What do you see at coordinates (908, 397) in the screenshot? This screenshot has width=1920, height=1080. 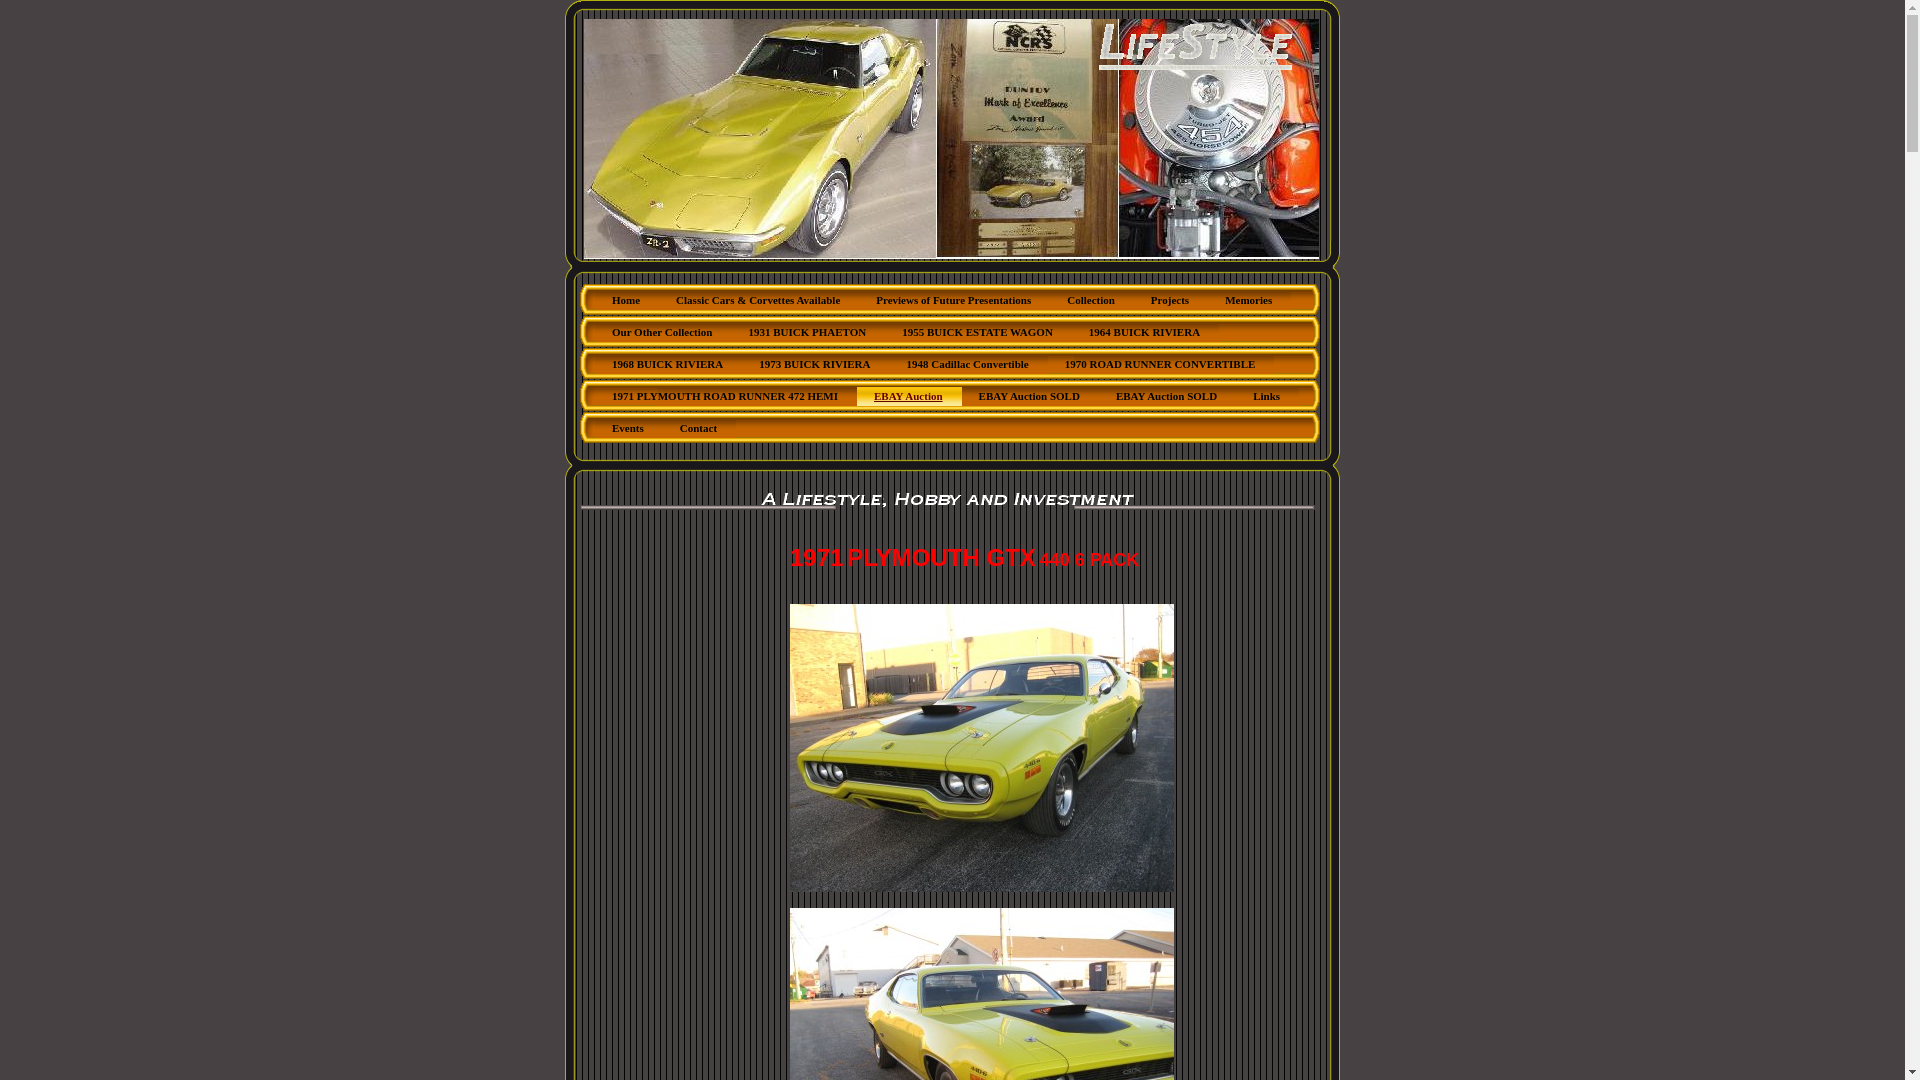 I see `'EBAY Auction'` at bounding box center [908, 397].